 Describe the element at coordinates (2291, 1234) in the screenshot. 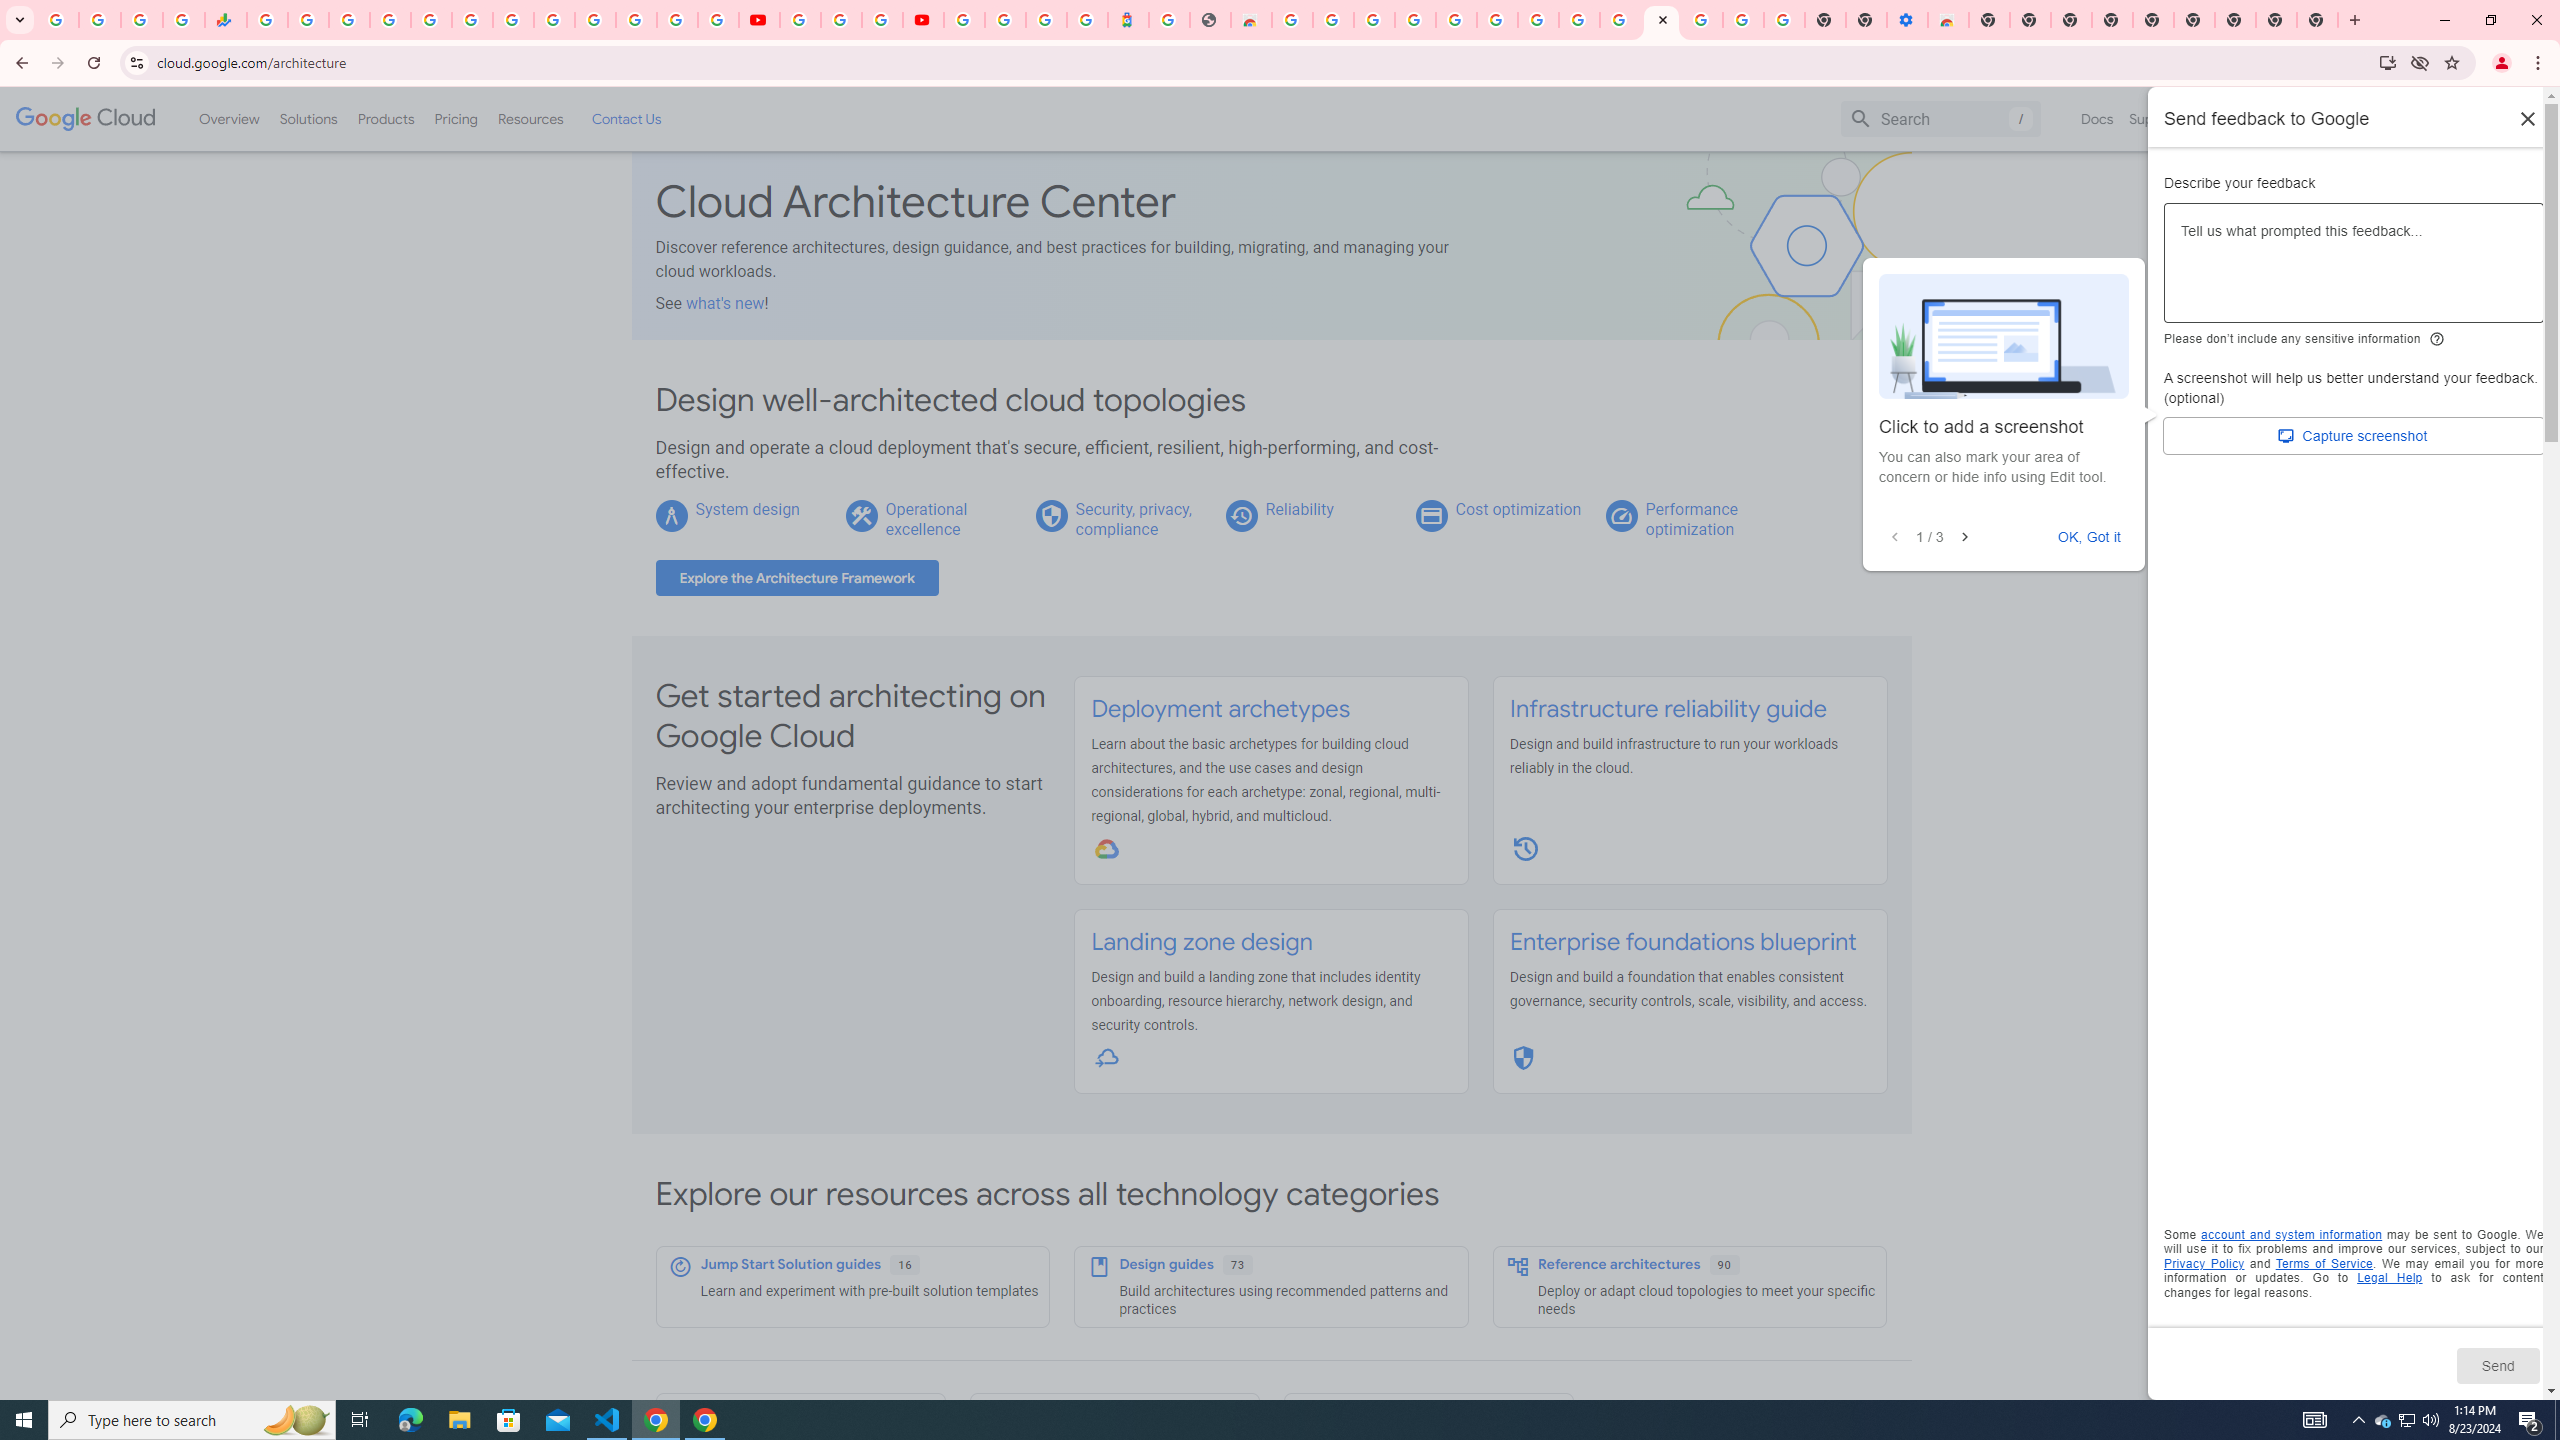

I see `'account and system information'` at that location.